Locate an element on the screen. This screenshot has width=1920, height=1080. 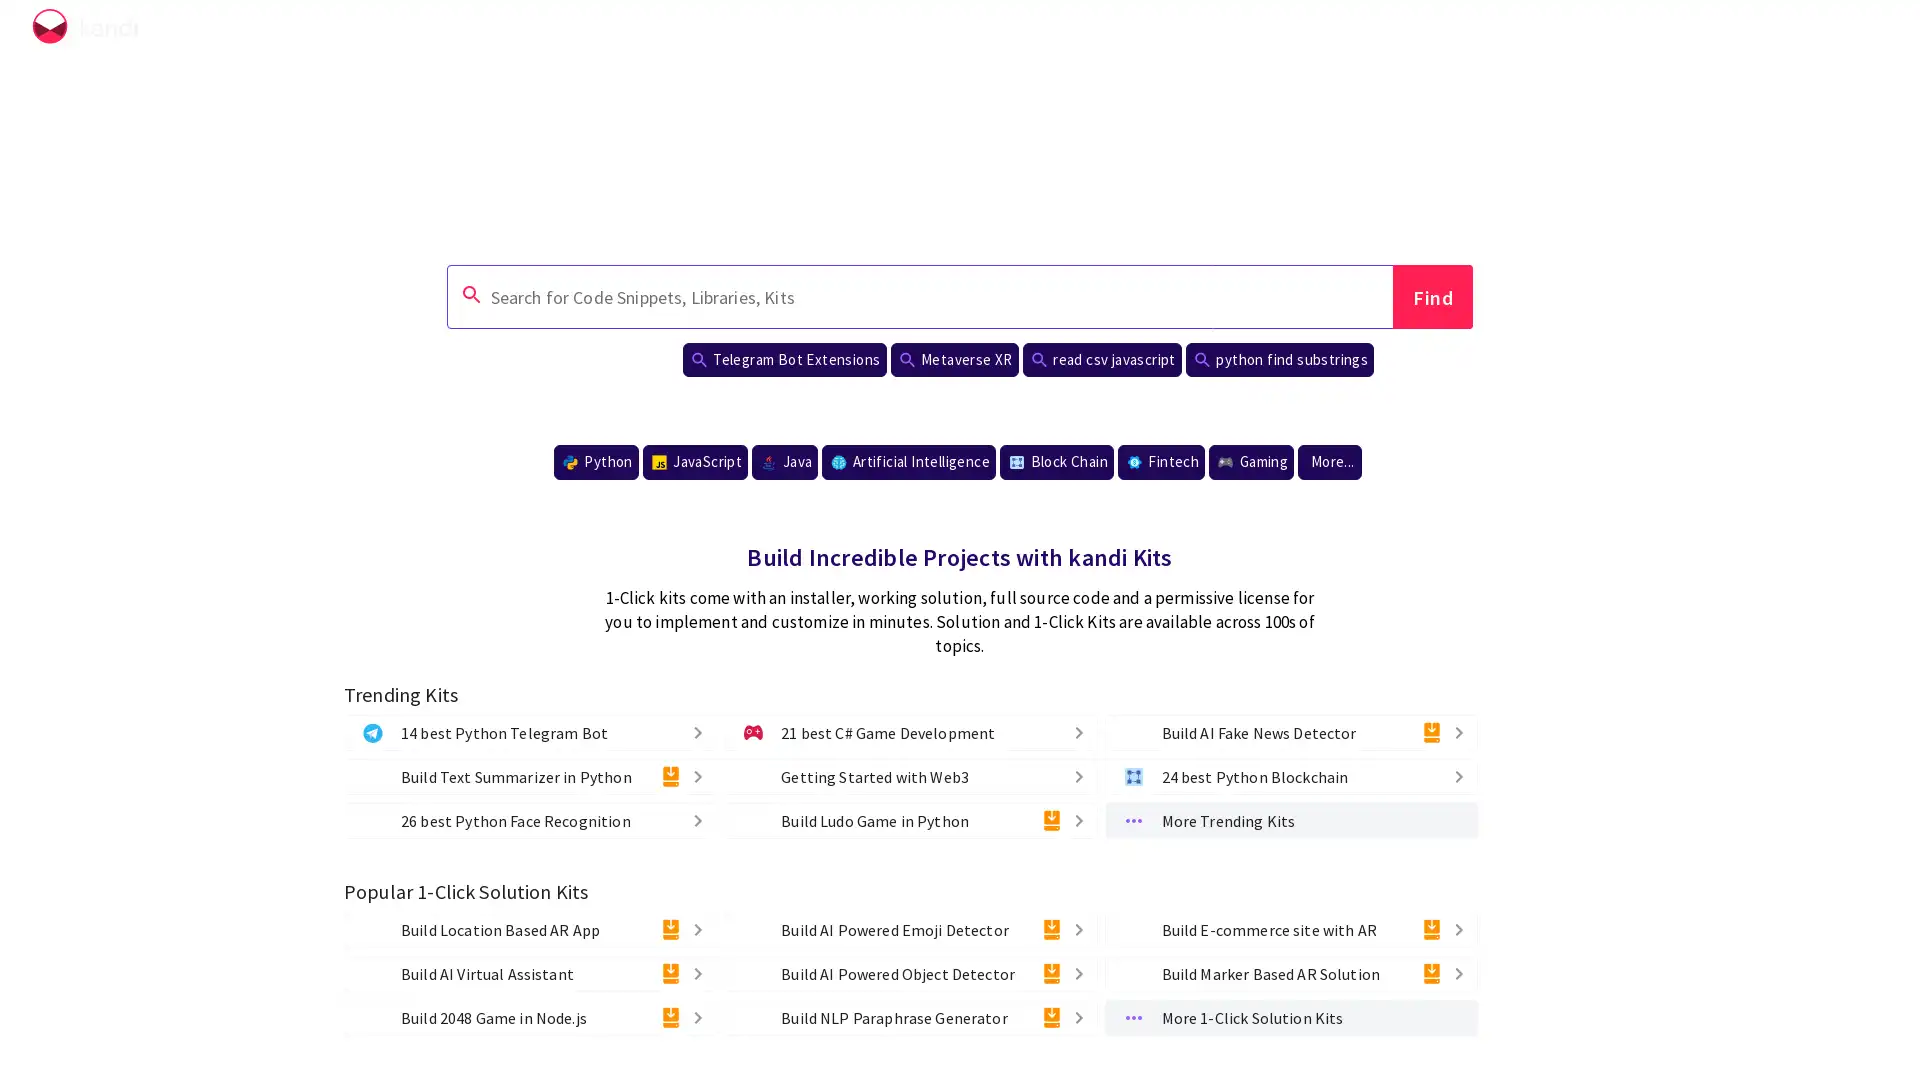
Find is located at coordinates (1432, 297).